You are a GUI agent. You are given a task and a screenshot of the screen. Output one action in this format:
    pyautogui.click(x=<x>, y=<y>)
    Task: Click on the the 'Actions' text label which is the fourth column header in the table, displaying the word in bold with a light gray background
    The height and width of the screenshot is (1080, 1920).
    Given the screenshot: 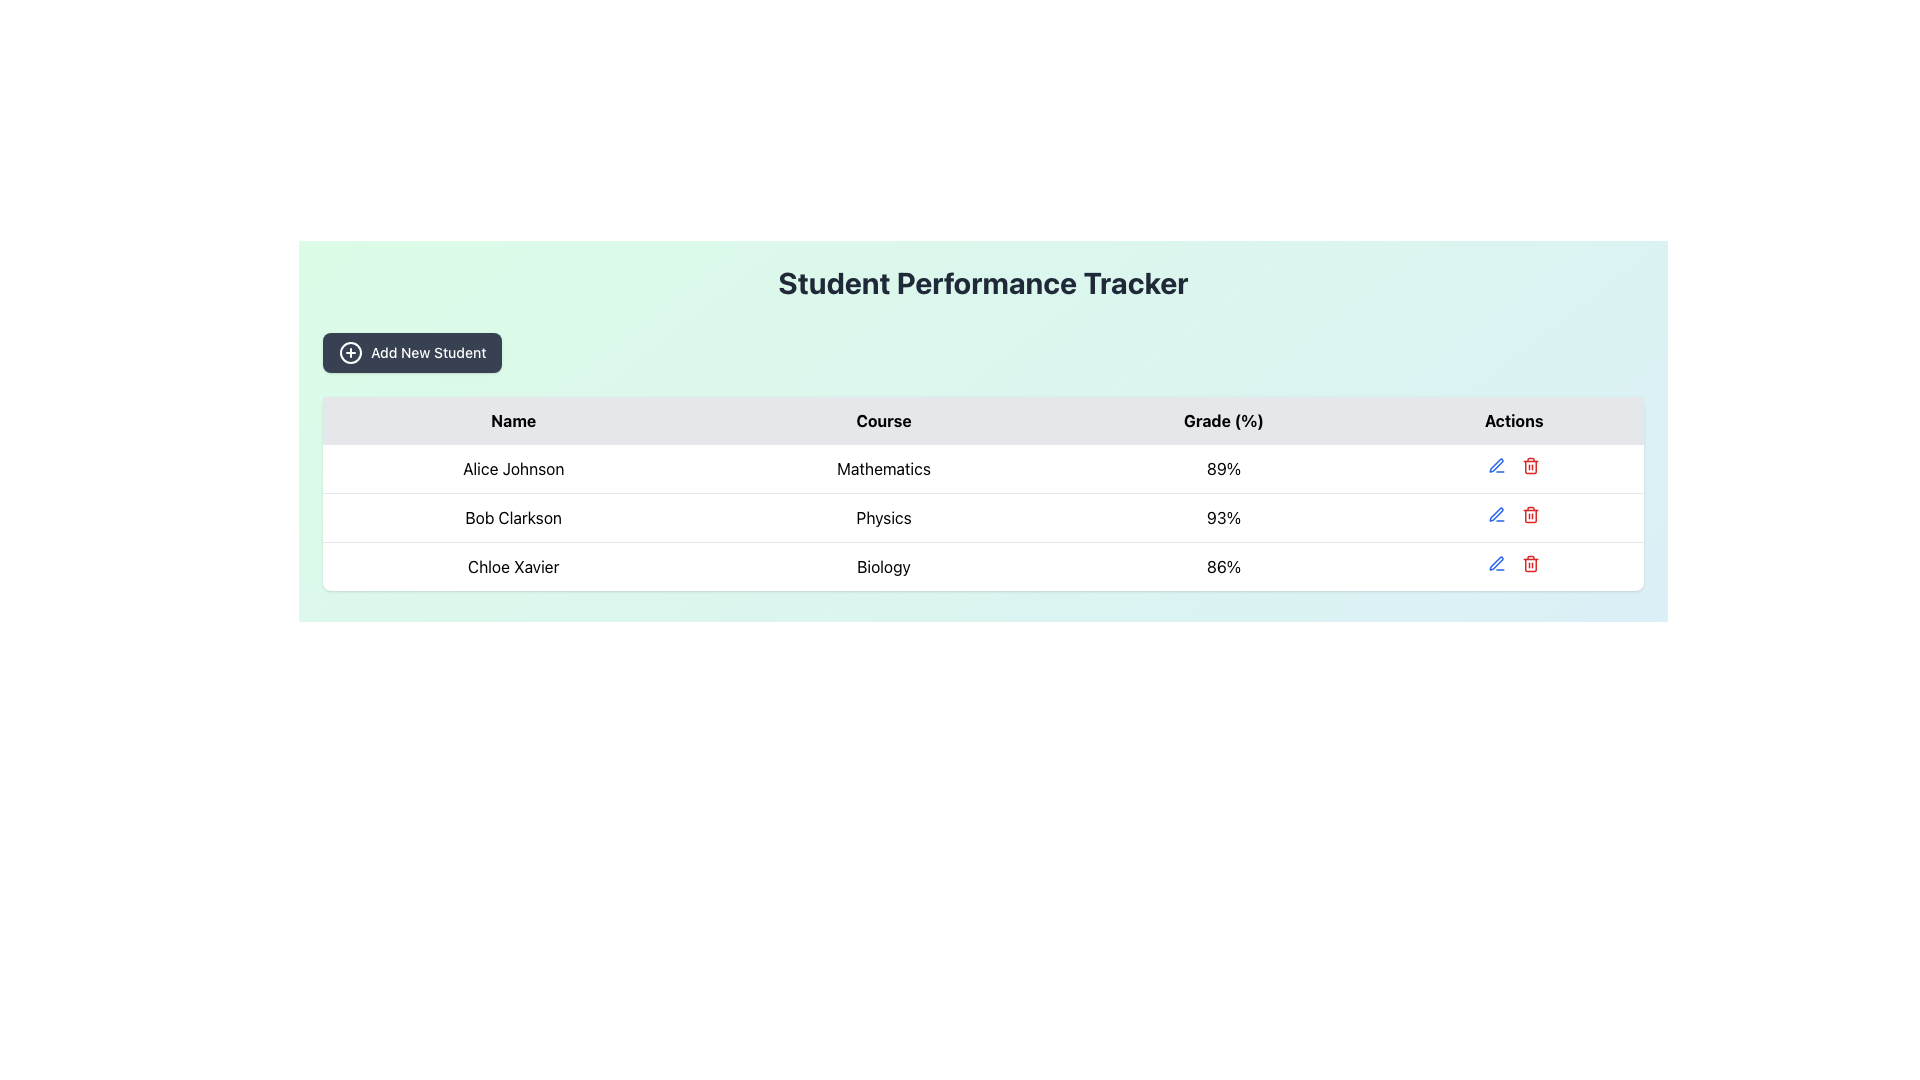 What is the action you would take?
    pyautogui.click(x=1514, y=419)
    